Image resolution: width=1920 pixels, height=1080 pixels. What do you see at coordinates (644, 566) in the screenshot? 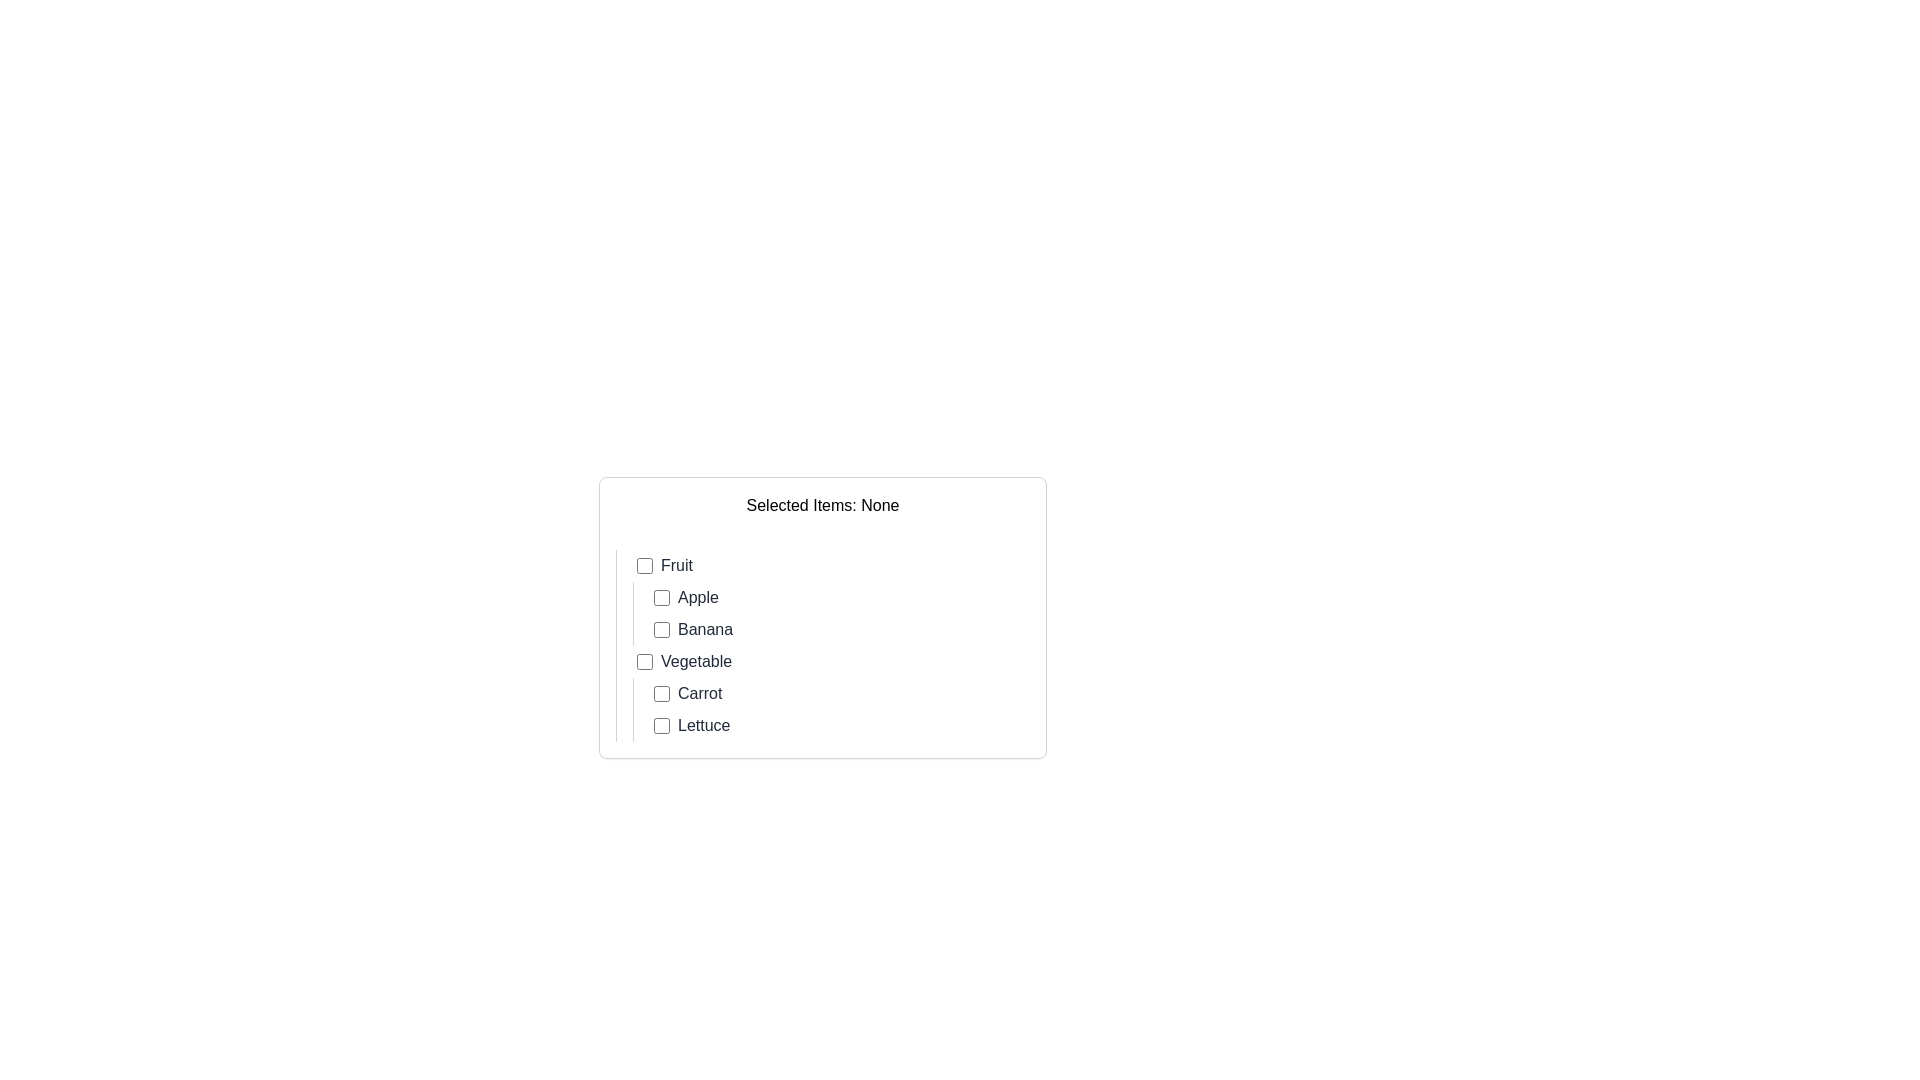
I see `the checkbox element associated with the text 'Fruit'` at bounding box center [644, 566].